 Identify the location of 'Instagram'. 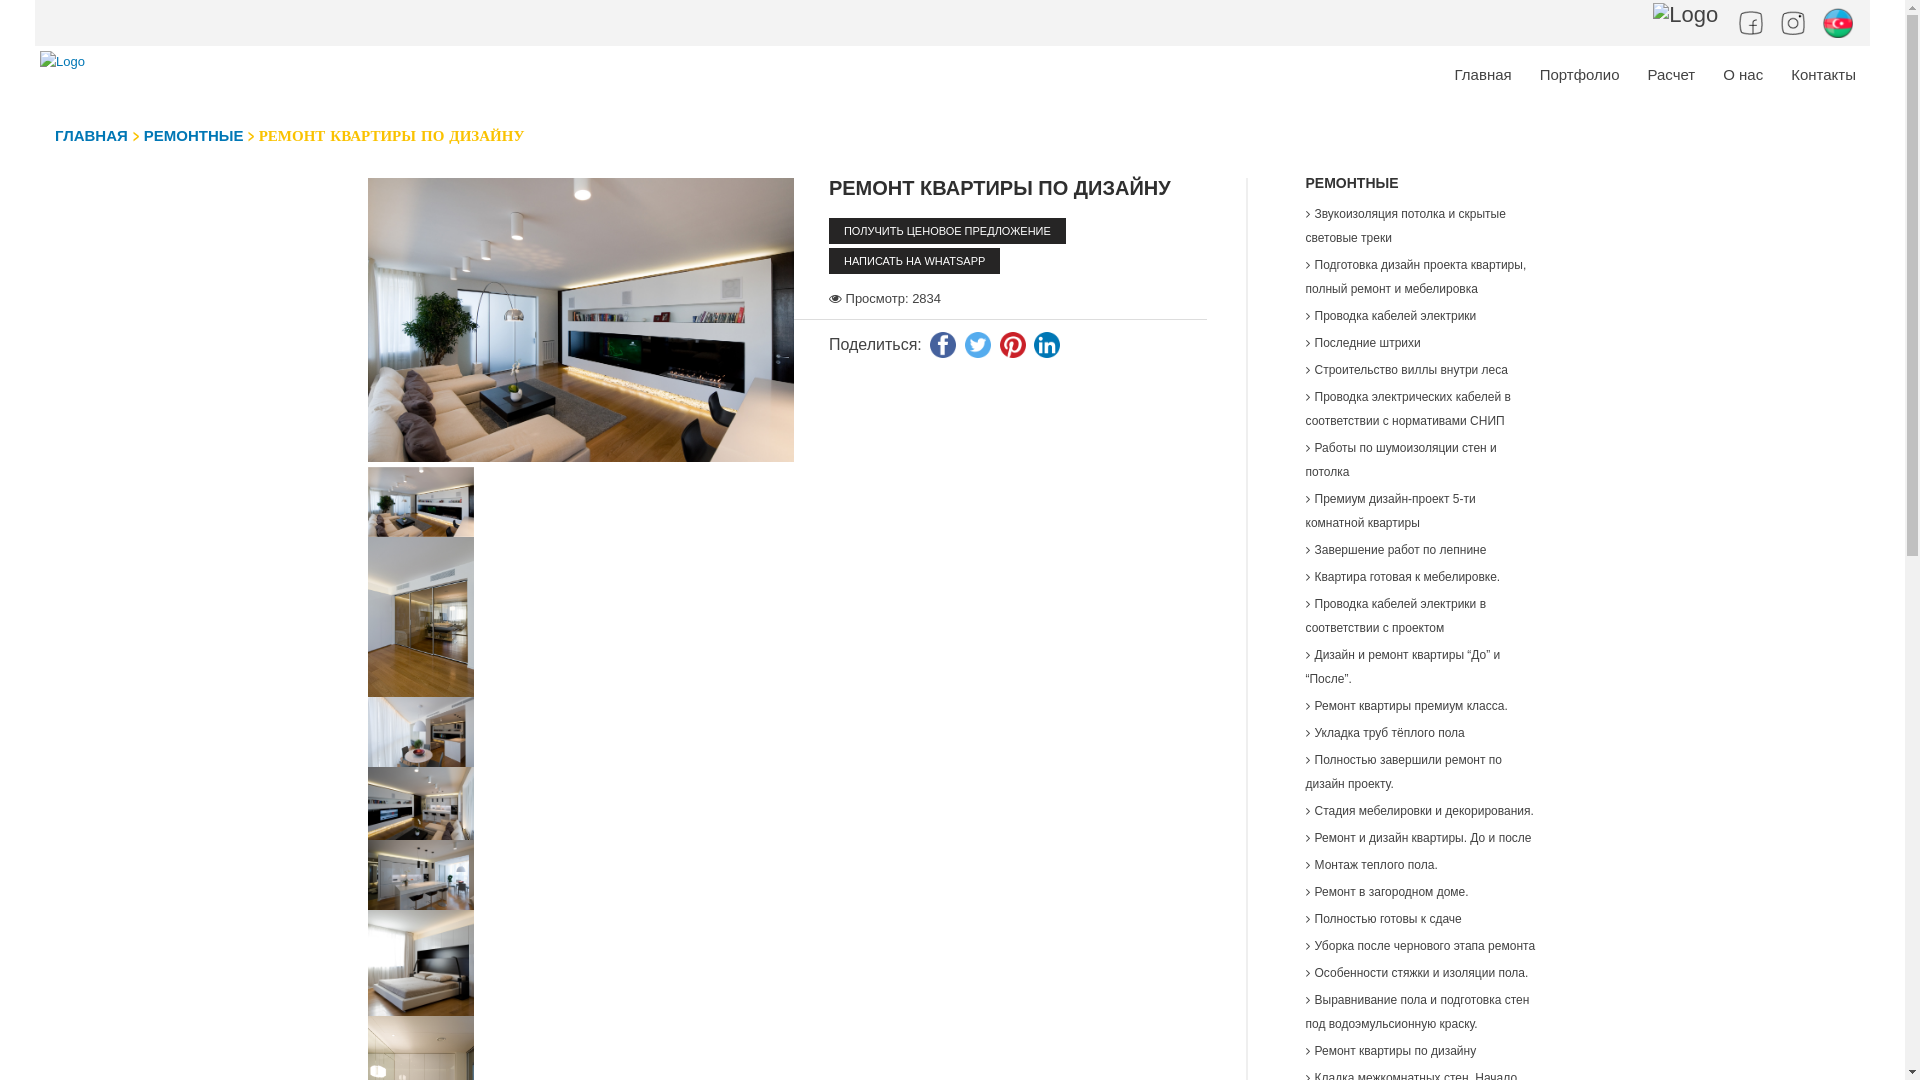
(1795, 19).